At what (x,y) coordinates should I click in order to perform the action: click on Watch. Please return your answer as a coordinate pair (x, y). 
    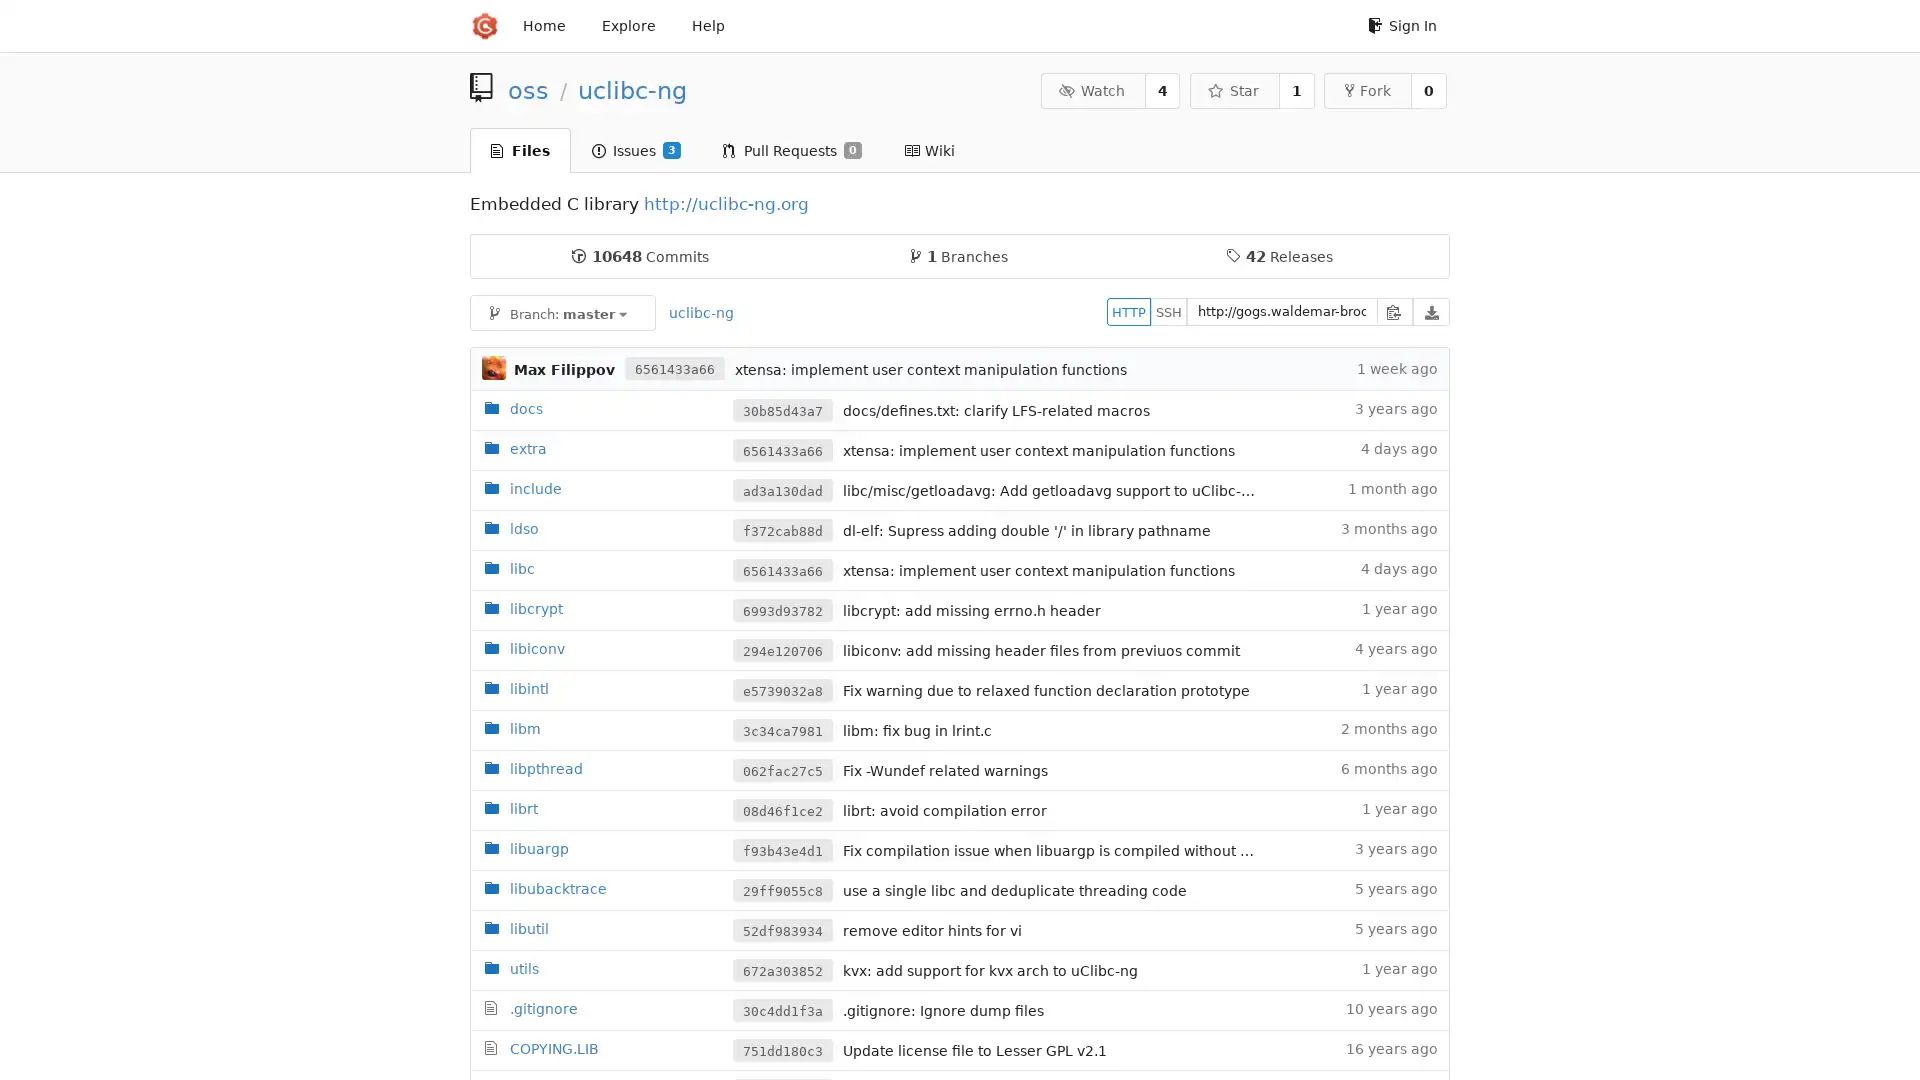
    Looking at the image, I should click on (1092, 91).